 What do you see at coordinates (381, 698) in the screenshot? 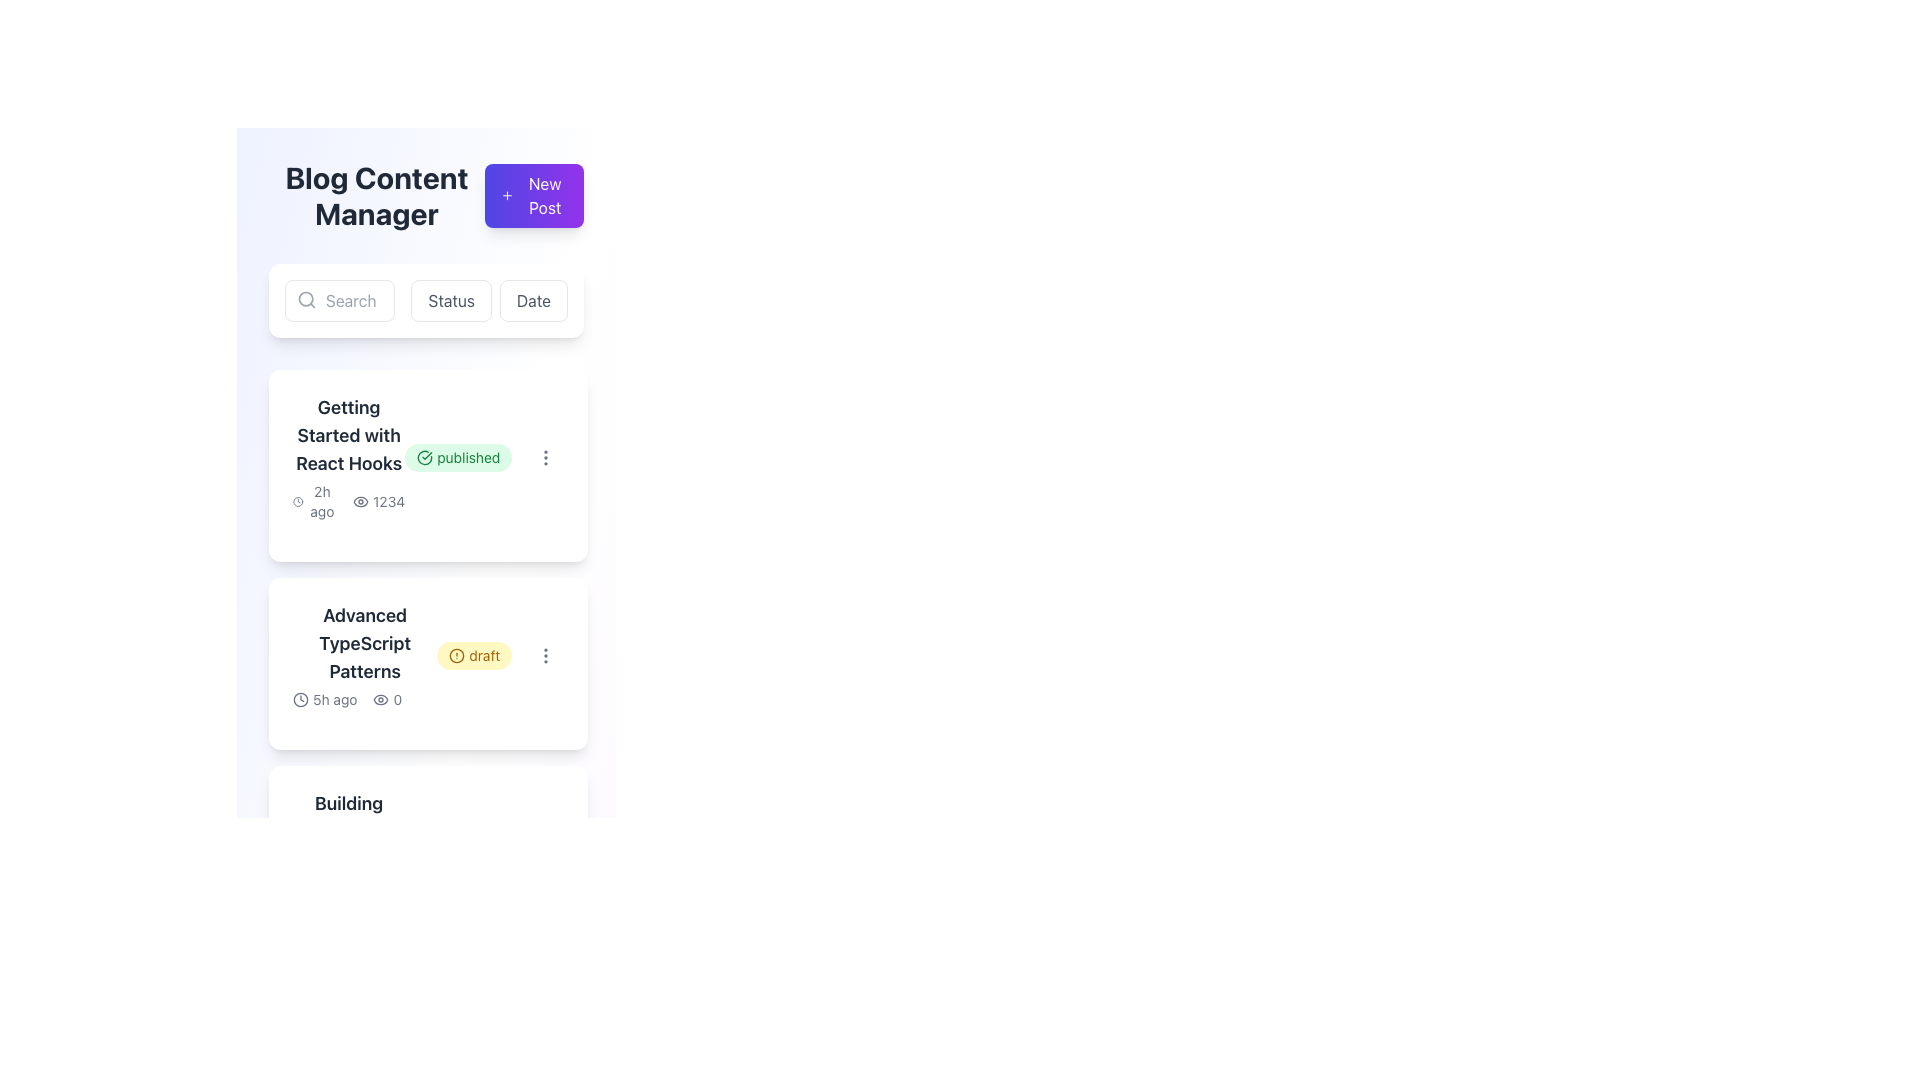
I see `the eye-shaped icon located to the left of the numeric badge displaying '0' in the 'Advanced TypeScript Patterns' card if it is actionable` at bounding box center [381, 698].